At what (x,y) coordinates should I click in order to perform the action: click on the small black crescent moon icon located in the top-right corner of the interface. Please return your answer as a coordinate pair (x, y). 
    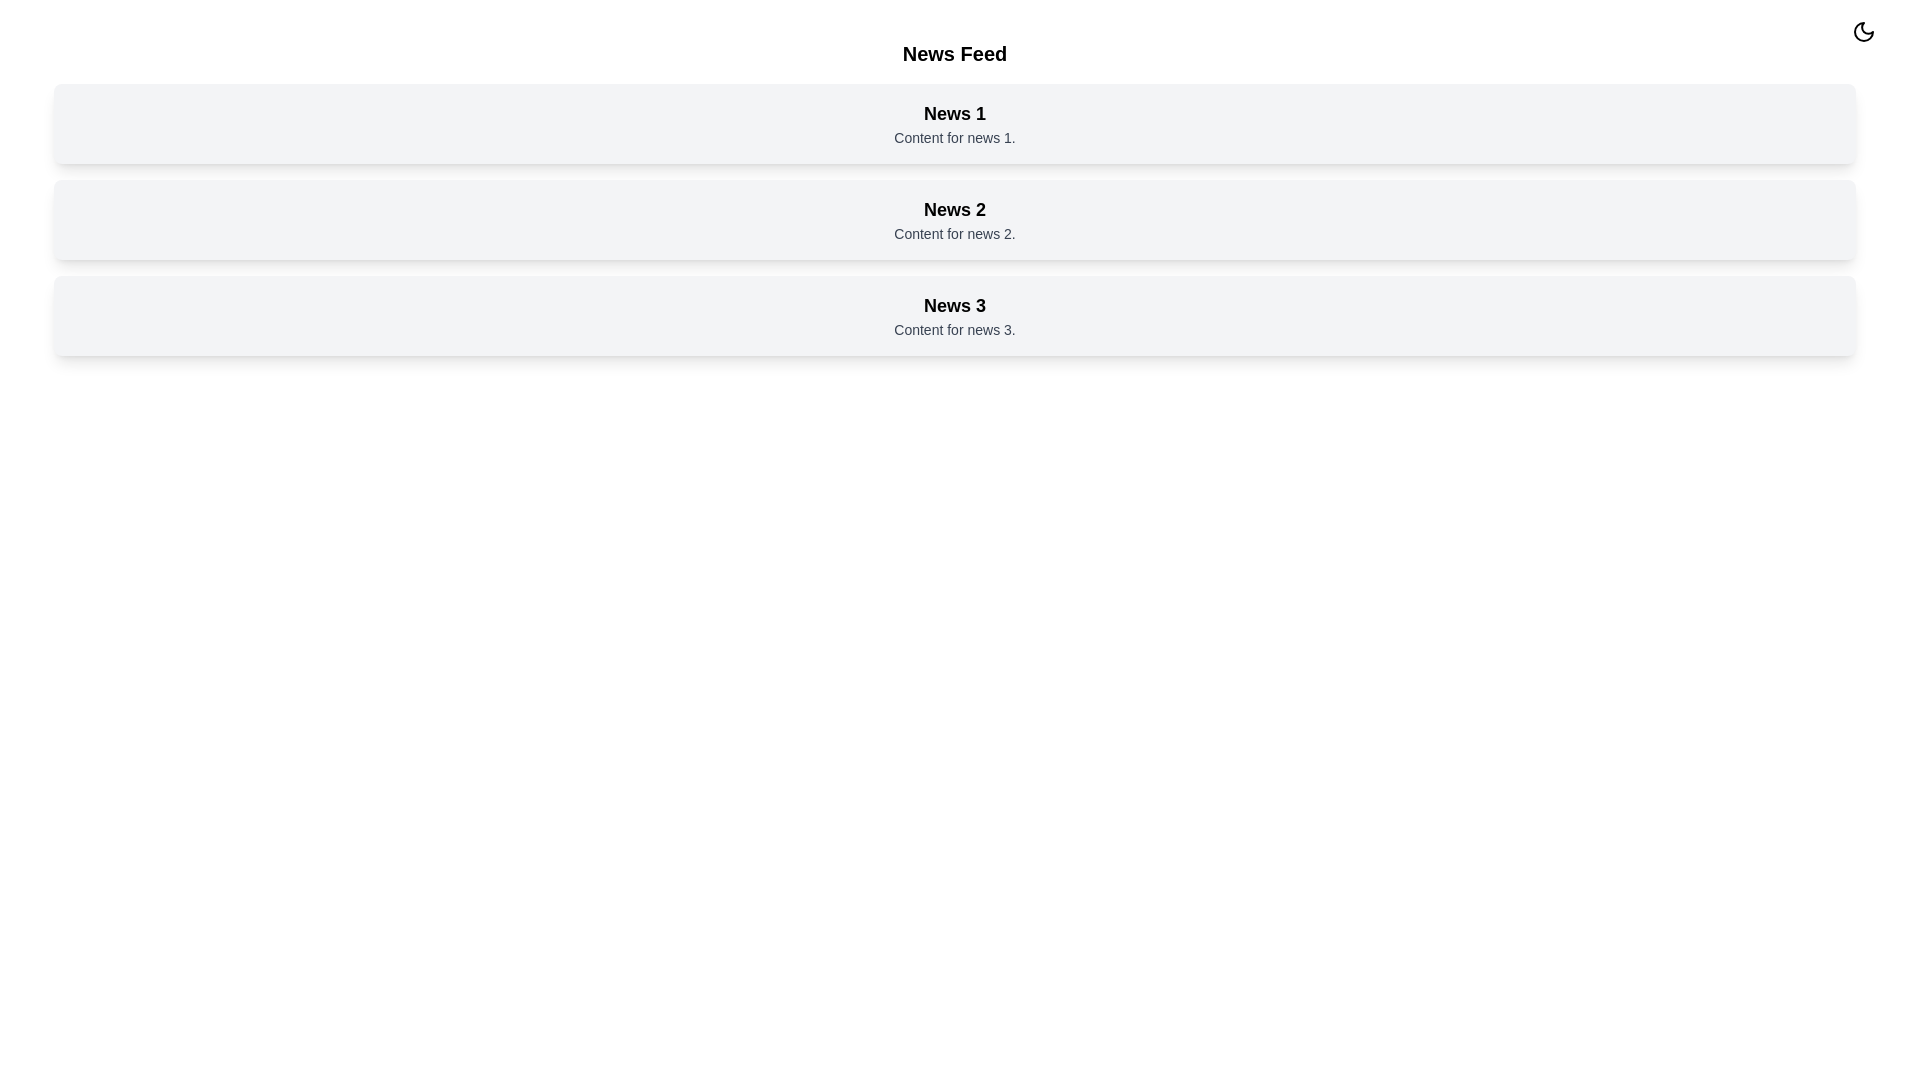
    Looking at the image, I should click on (1862, 31).